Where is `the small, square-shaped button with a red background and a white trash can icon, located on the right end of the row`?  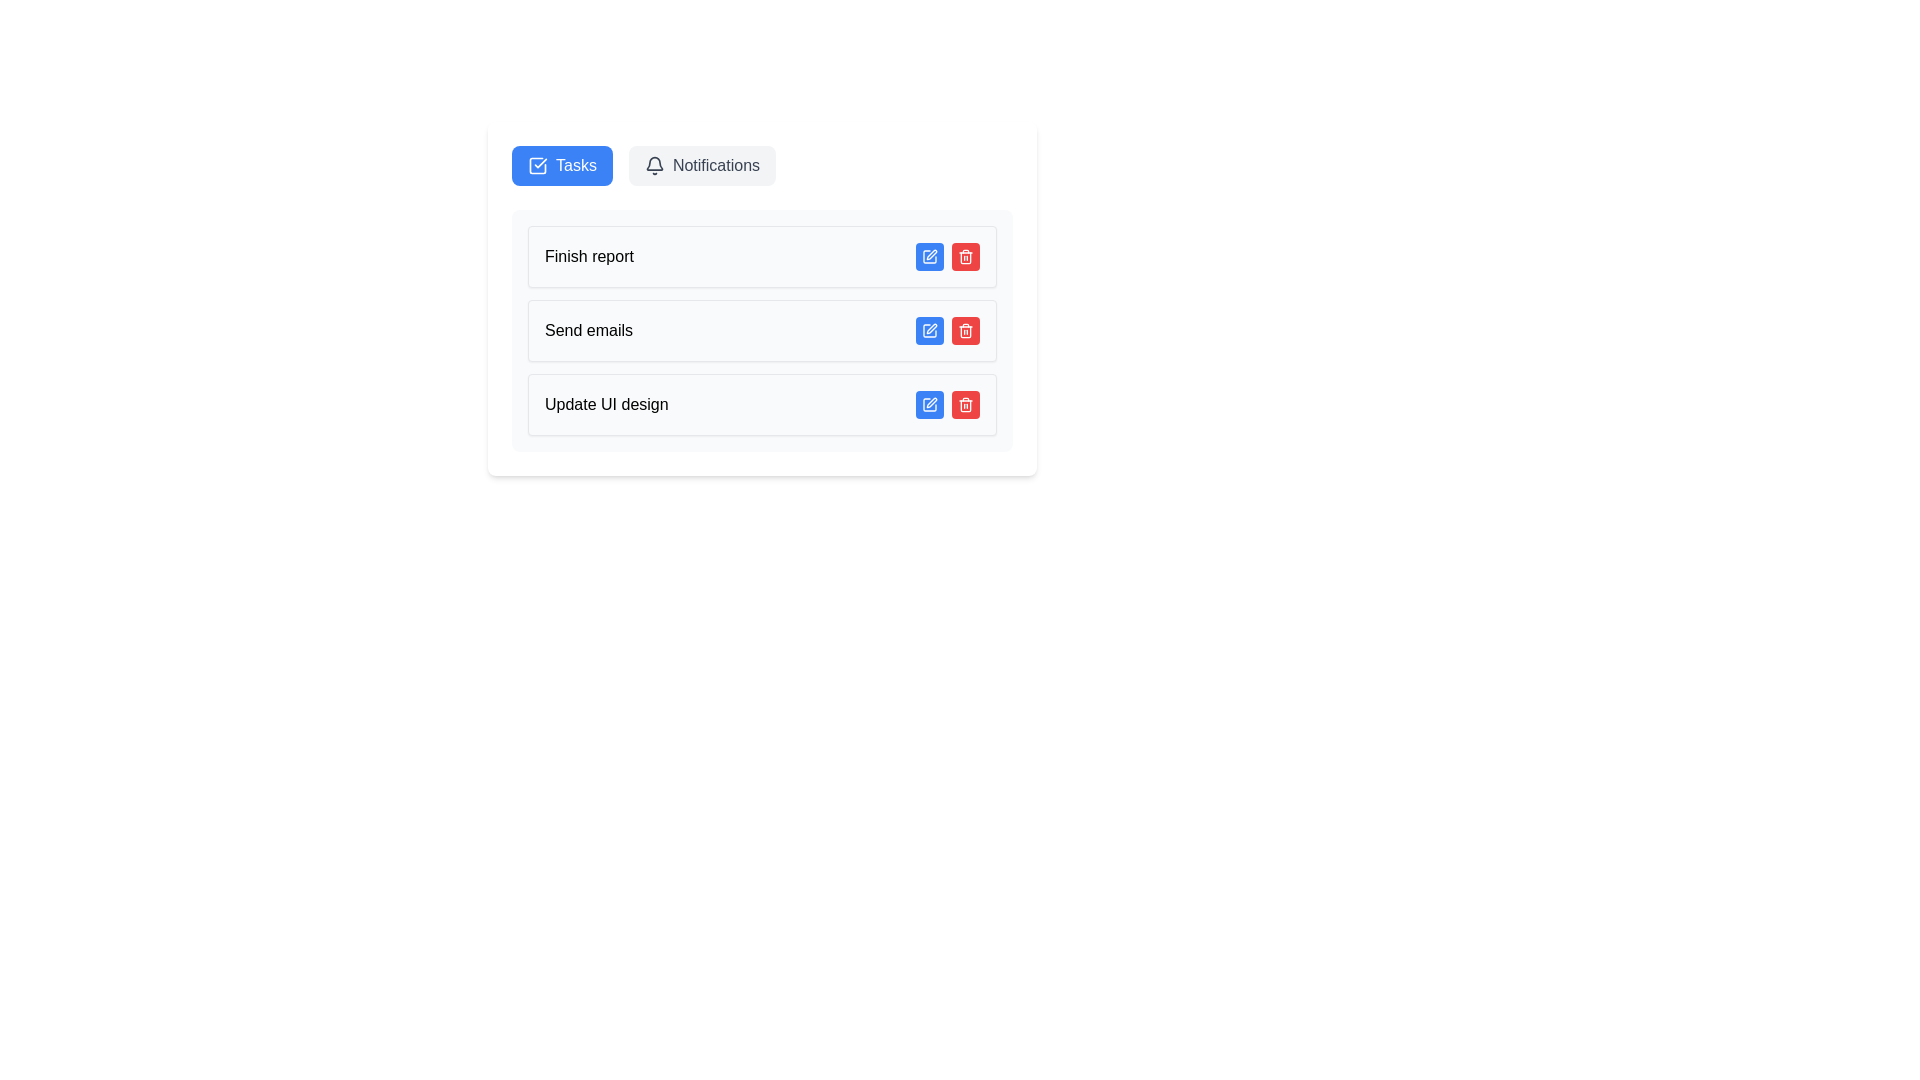 the small, square-shaped button with a red background and a white trash can icon, located on the right end of the row is located at coordinates (965, 256).